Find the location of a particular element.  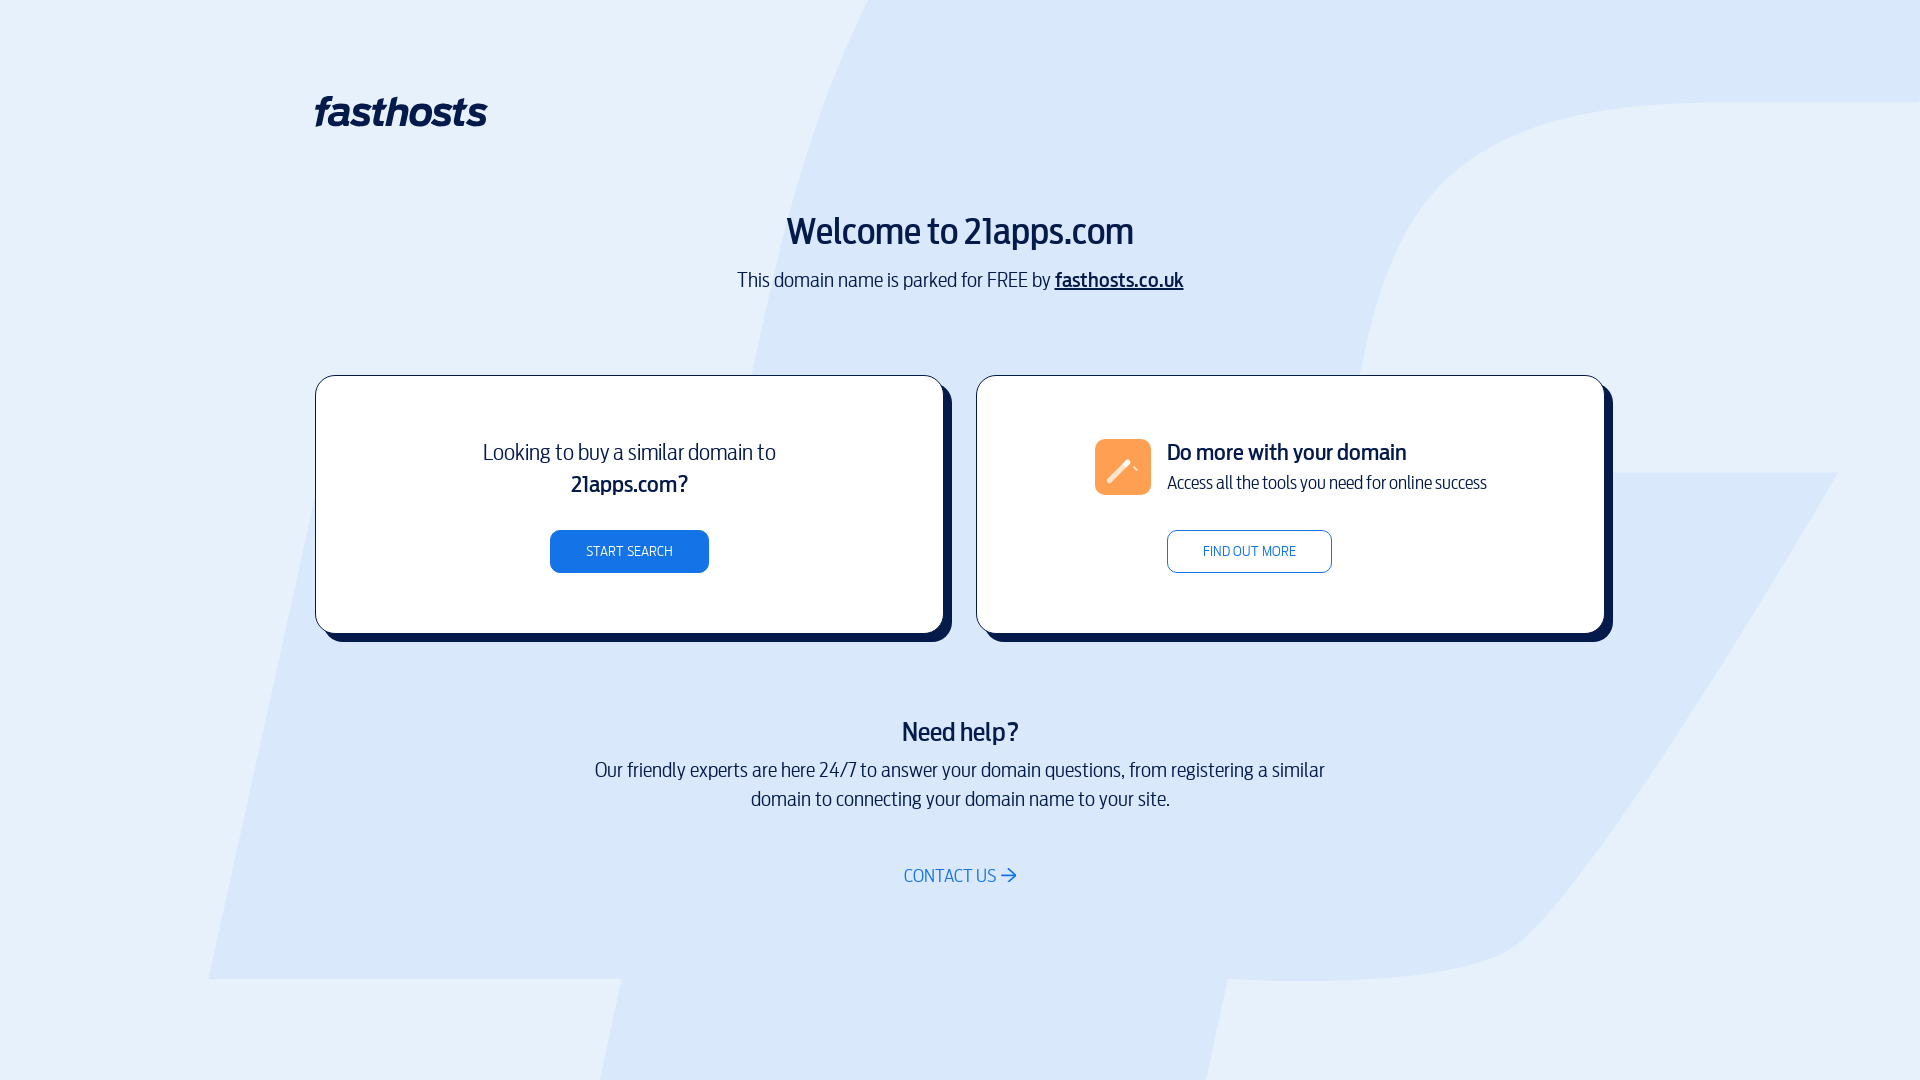

'START SEARCH' is located at coordinates (628, 551).